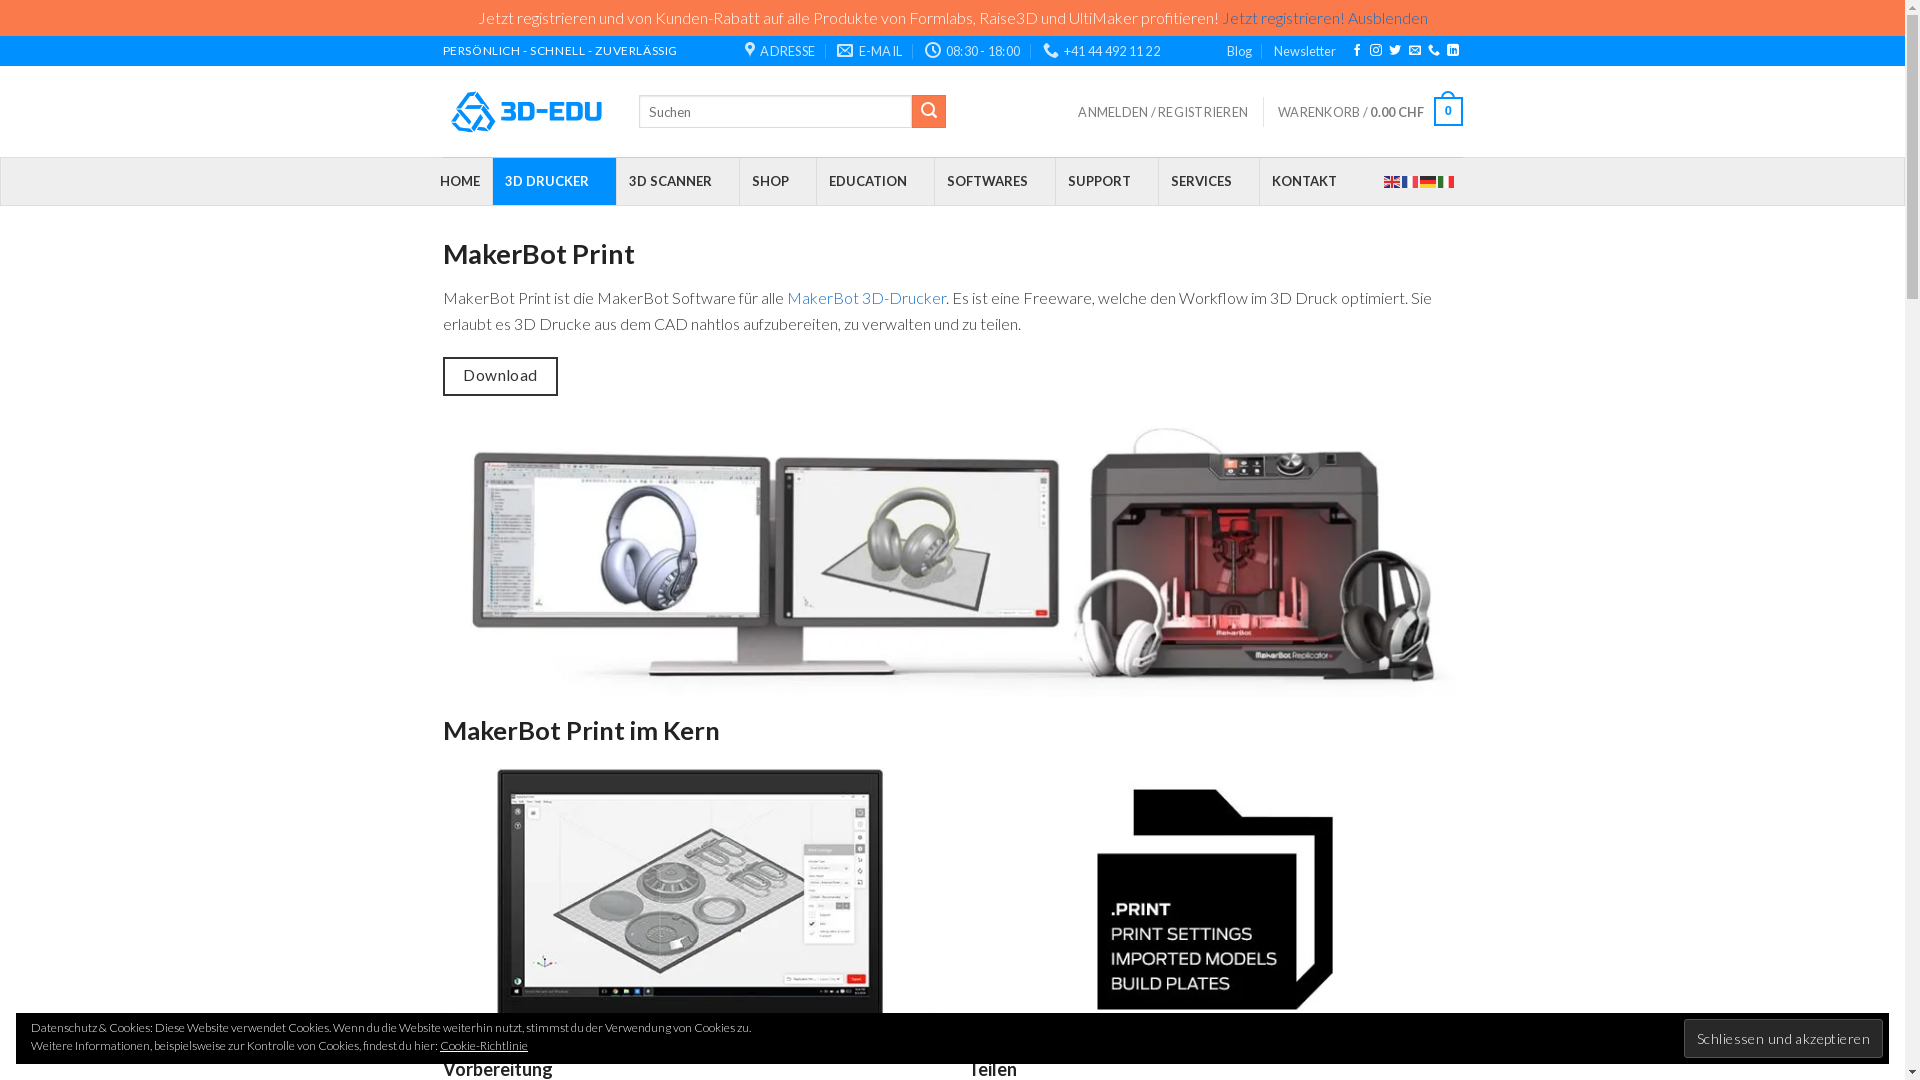 Image resolution: width=1920 pixels, height=1080 pixels. I want to click on '3D DRUCKER', so click(553, 181).